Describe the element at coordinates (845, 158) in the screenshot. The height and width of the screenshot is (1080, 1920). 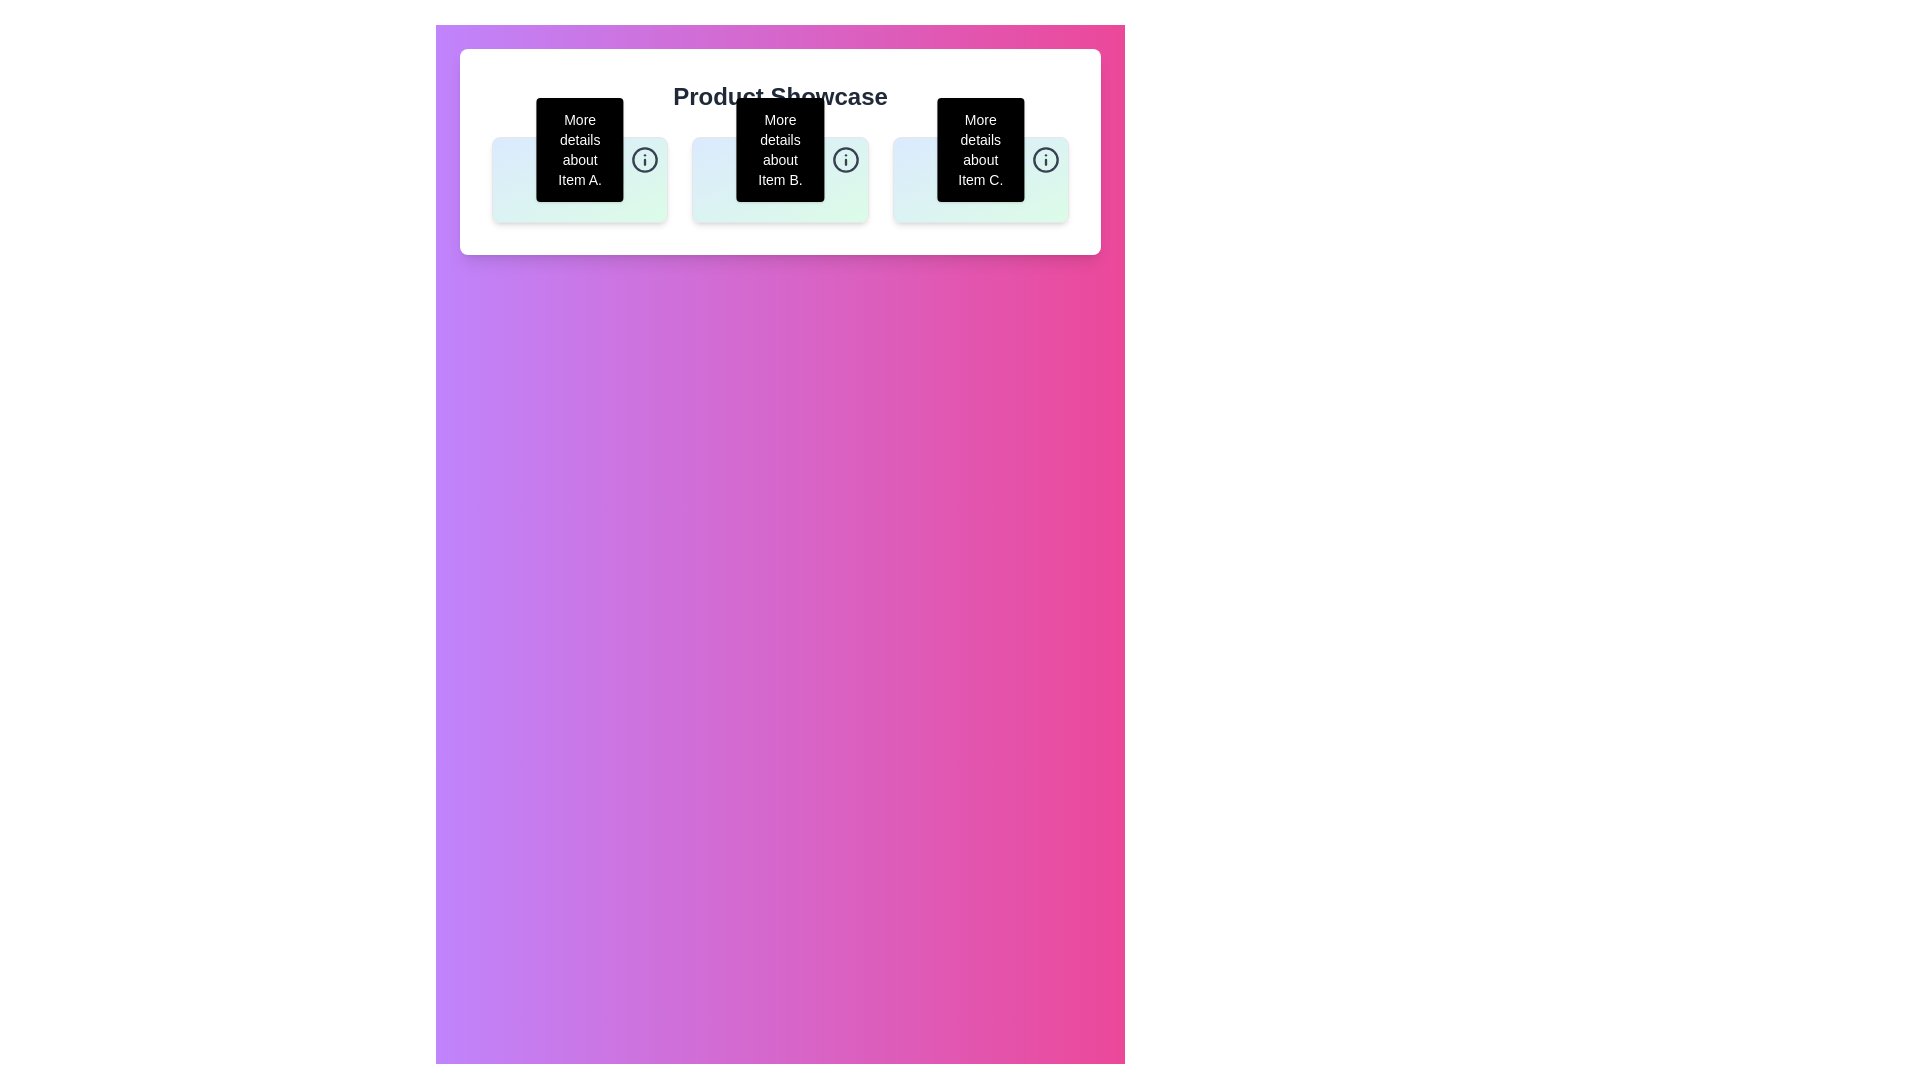
I see `the circular SVG graphic element that is part of the icon representing information within the second card labeled 'More details about Item B'` at that location.